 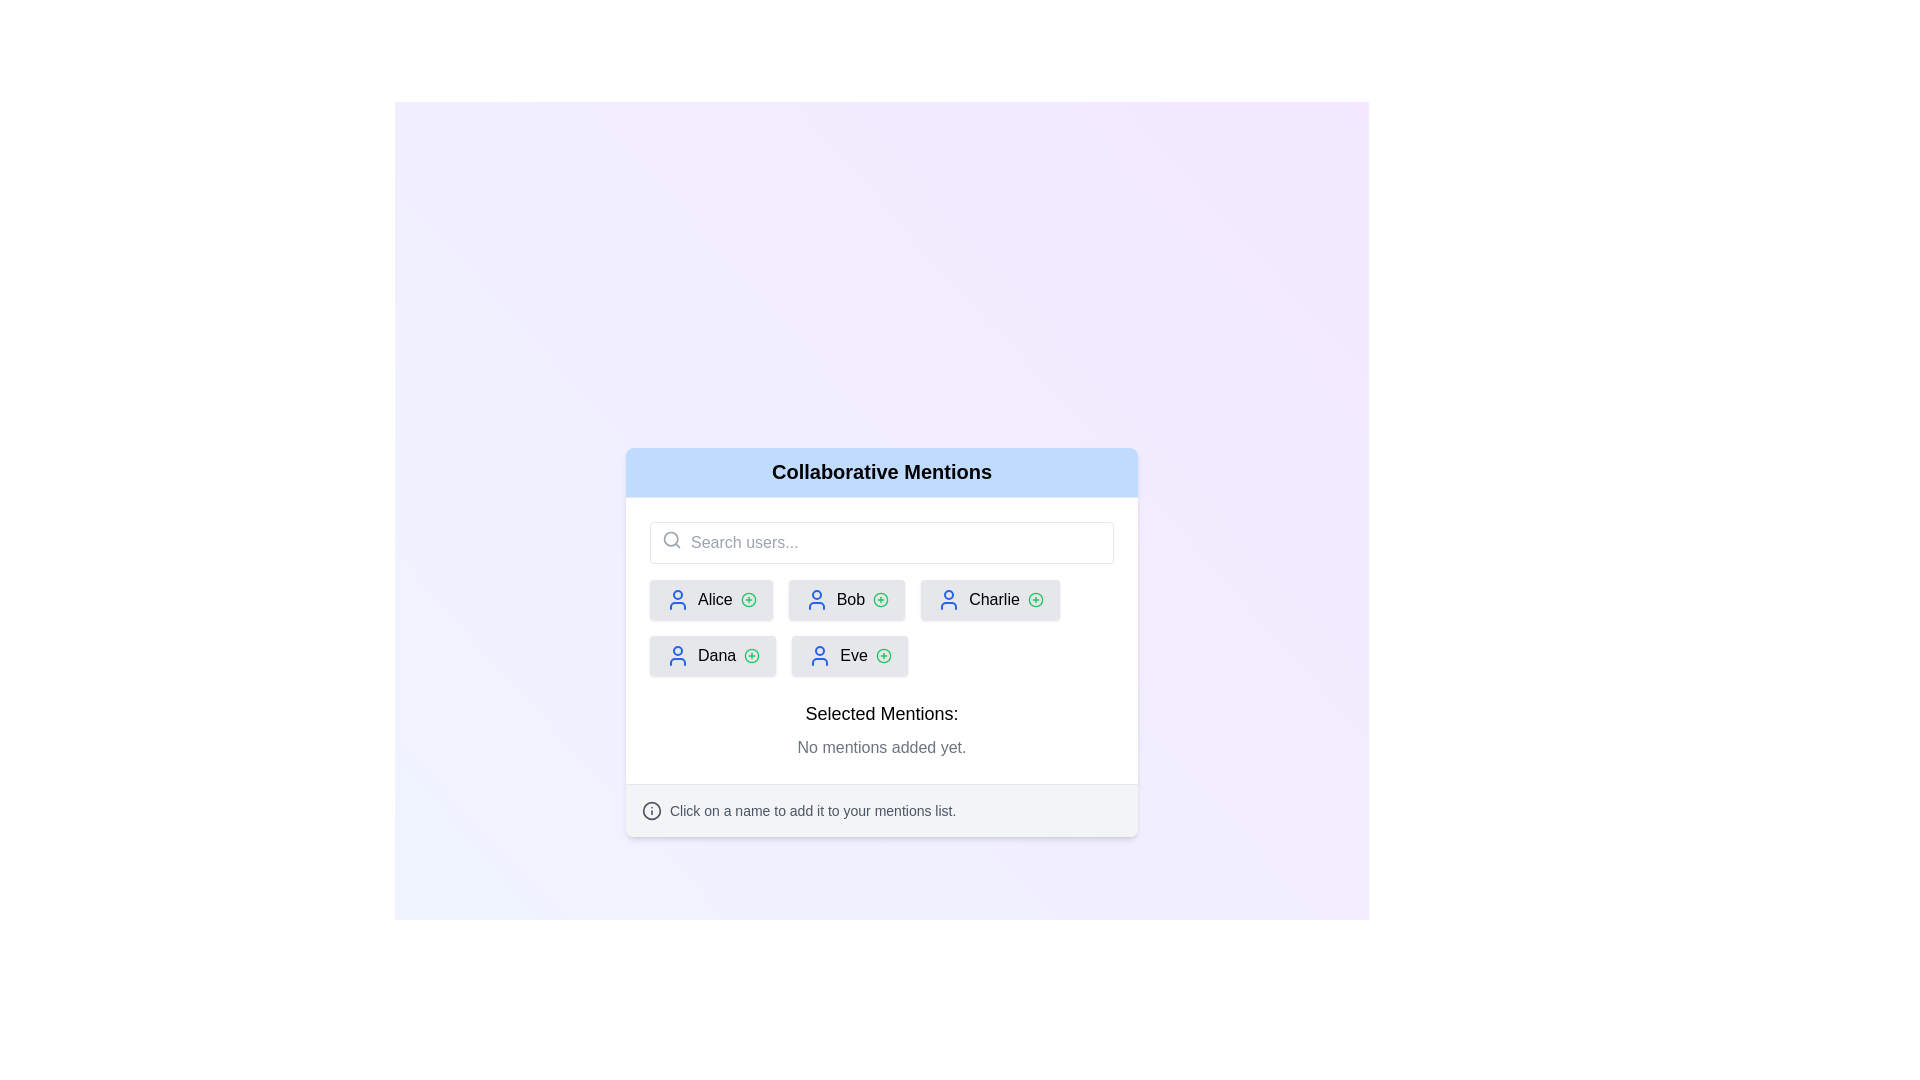 I want to click on the small circular visual component inside the magnifying glass icon used for search functionality in the Collaborative Mentions interface, so click(x=671, y=537).